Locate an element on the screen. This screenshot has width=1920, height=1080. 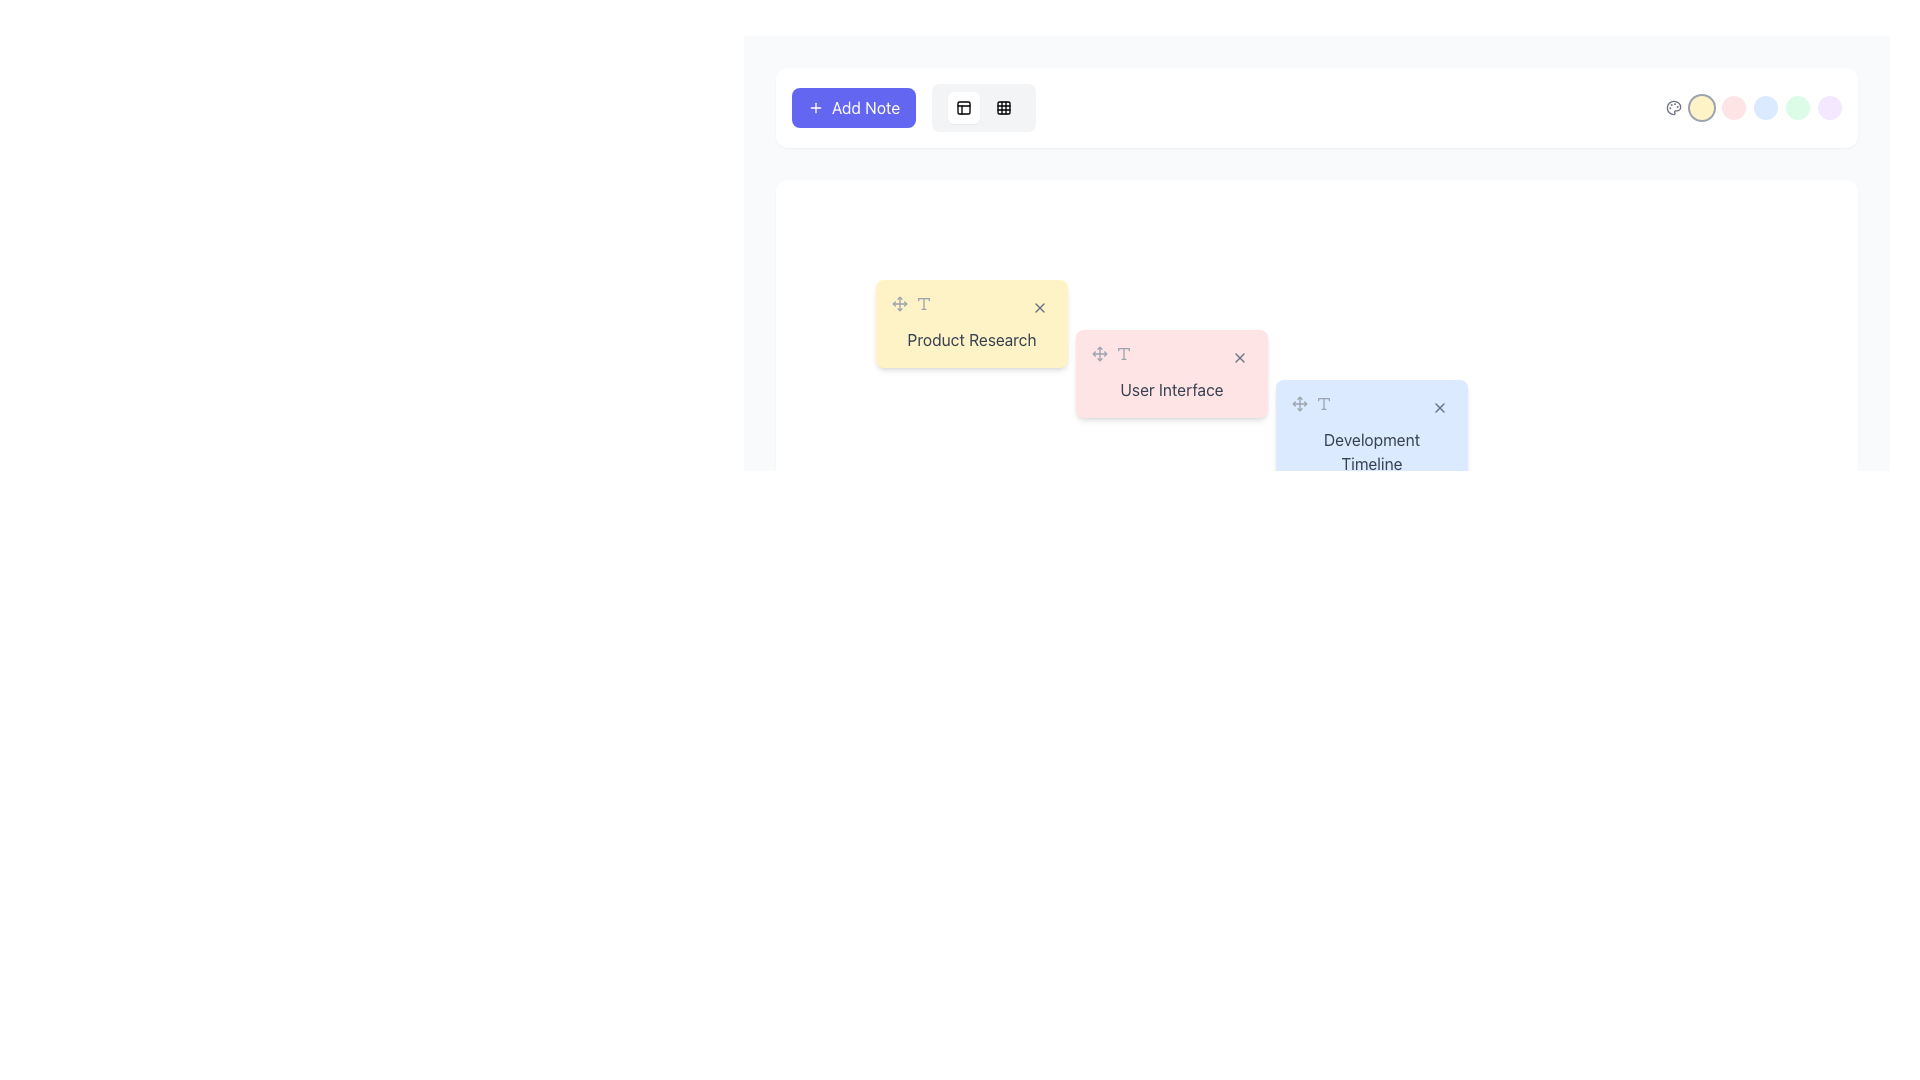
the close or delete button located at the upper-right corner of the 'Development Timeline' card to activate hover effects is located at coordinates (1440, 407).